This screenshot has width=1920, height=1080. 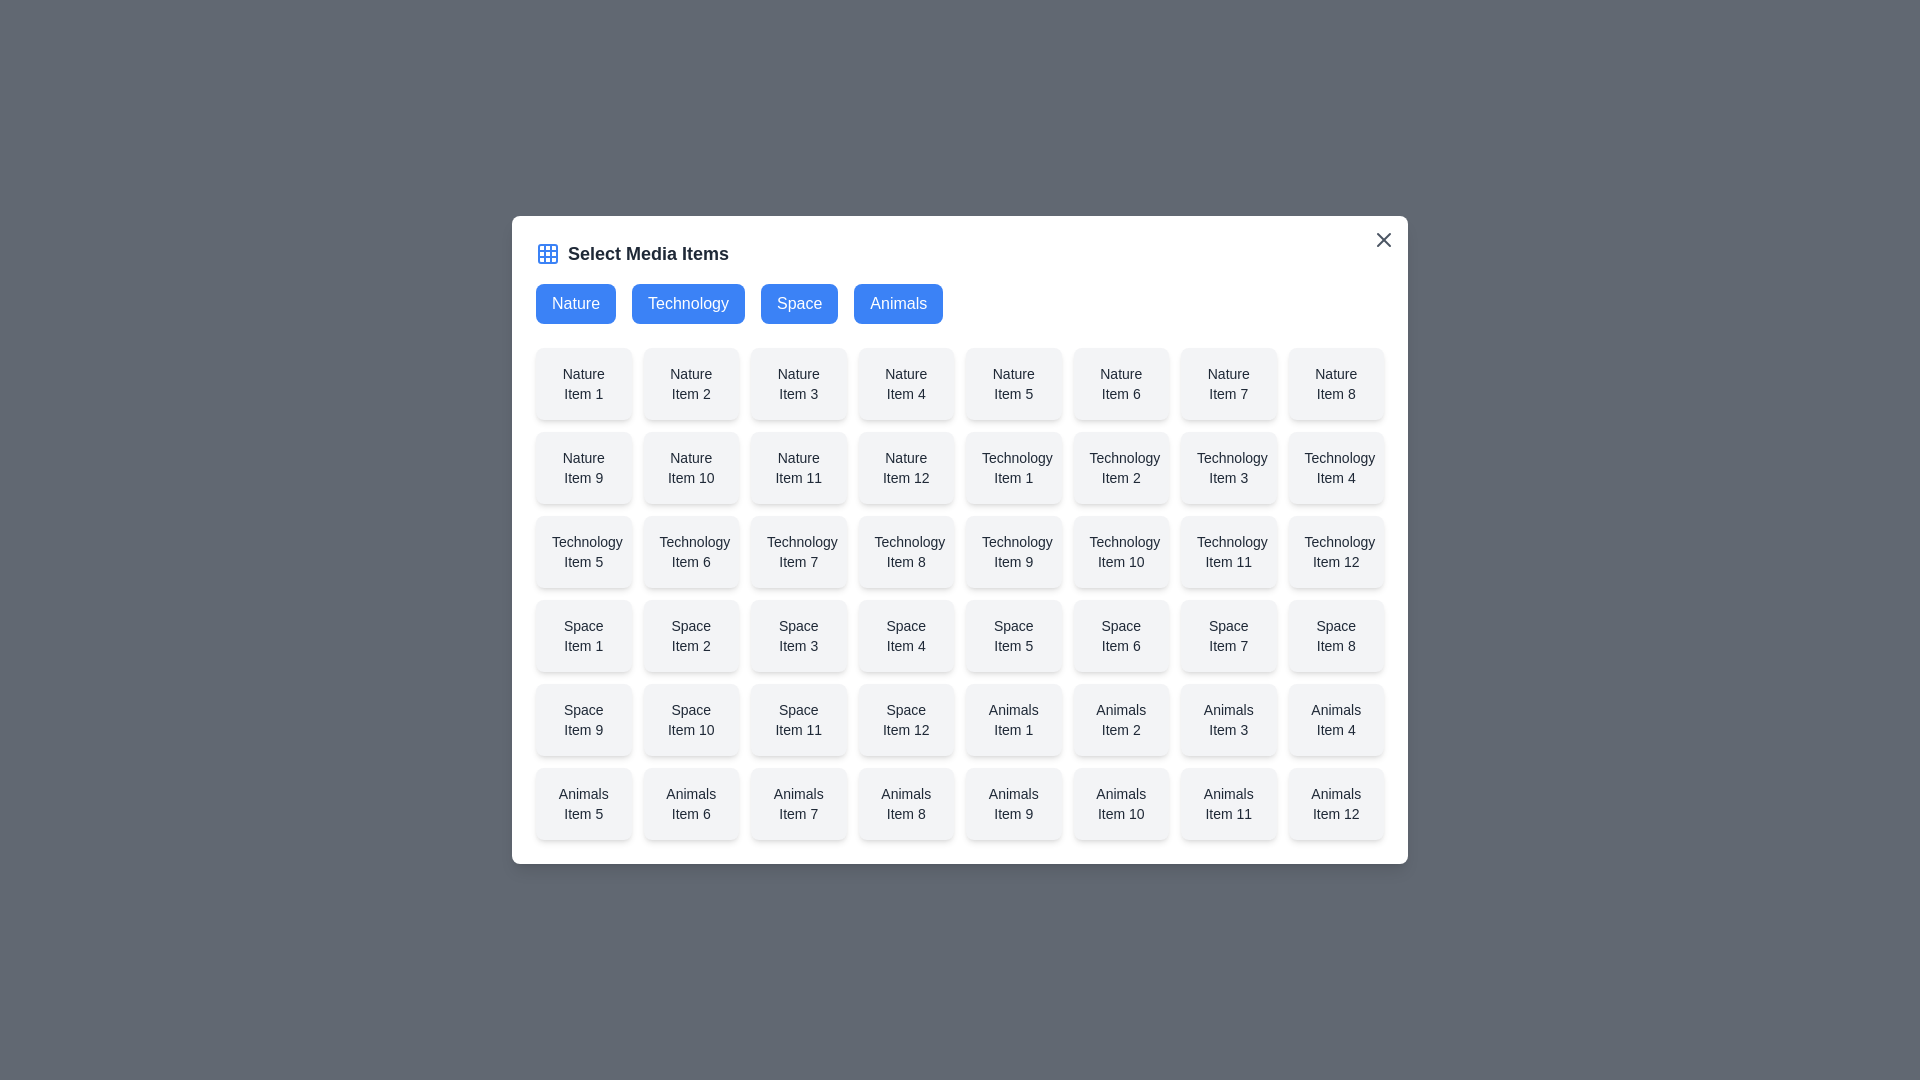 What do you see at coordinates (897, 304) in the screenshot?
I see `the Animals button to select the desired category` at bounding box center [897, 304].